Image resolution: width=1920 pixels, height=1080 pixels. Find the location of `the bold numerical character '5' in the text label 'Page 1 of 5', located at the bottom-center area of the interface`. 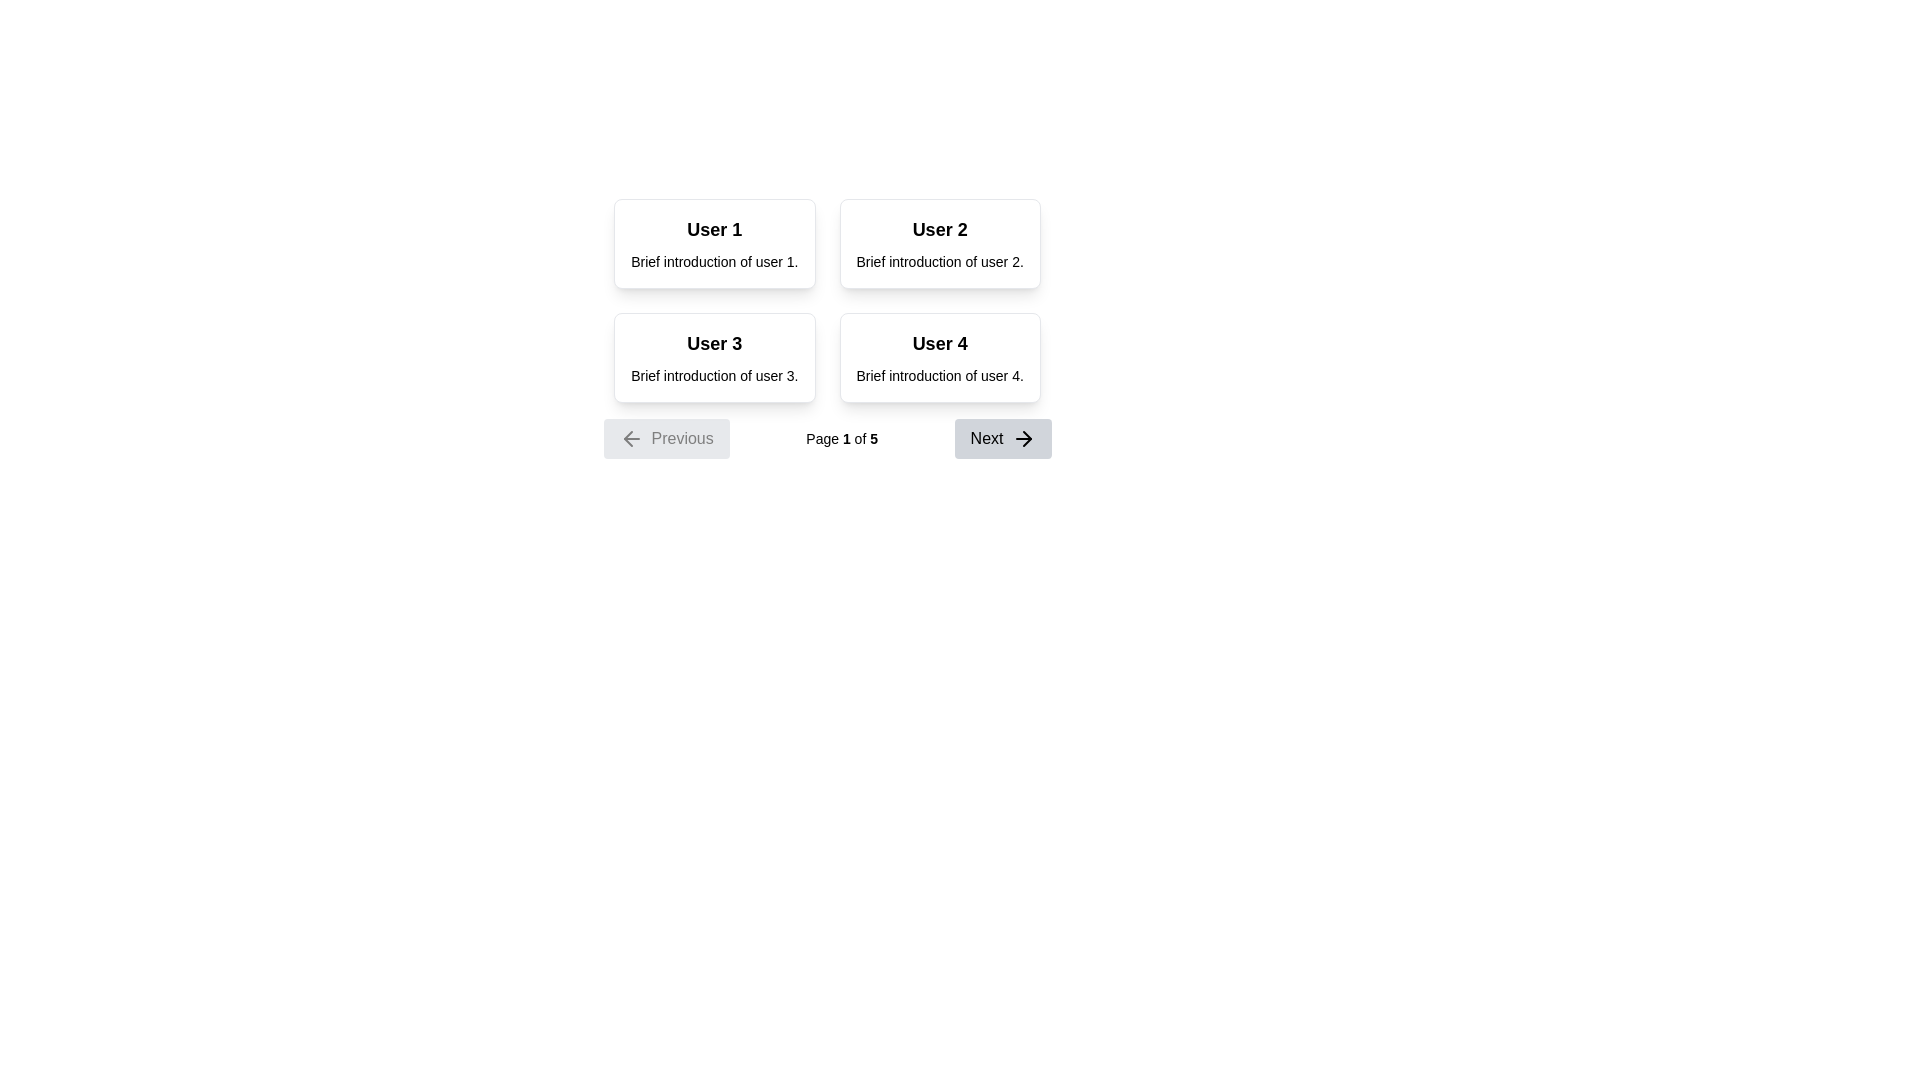

the bold numerical character '5' in the text label 'Page 1 of 5', located at the bottom-center area of the interface is located at coordinates (874, 438).